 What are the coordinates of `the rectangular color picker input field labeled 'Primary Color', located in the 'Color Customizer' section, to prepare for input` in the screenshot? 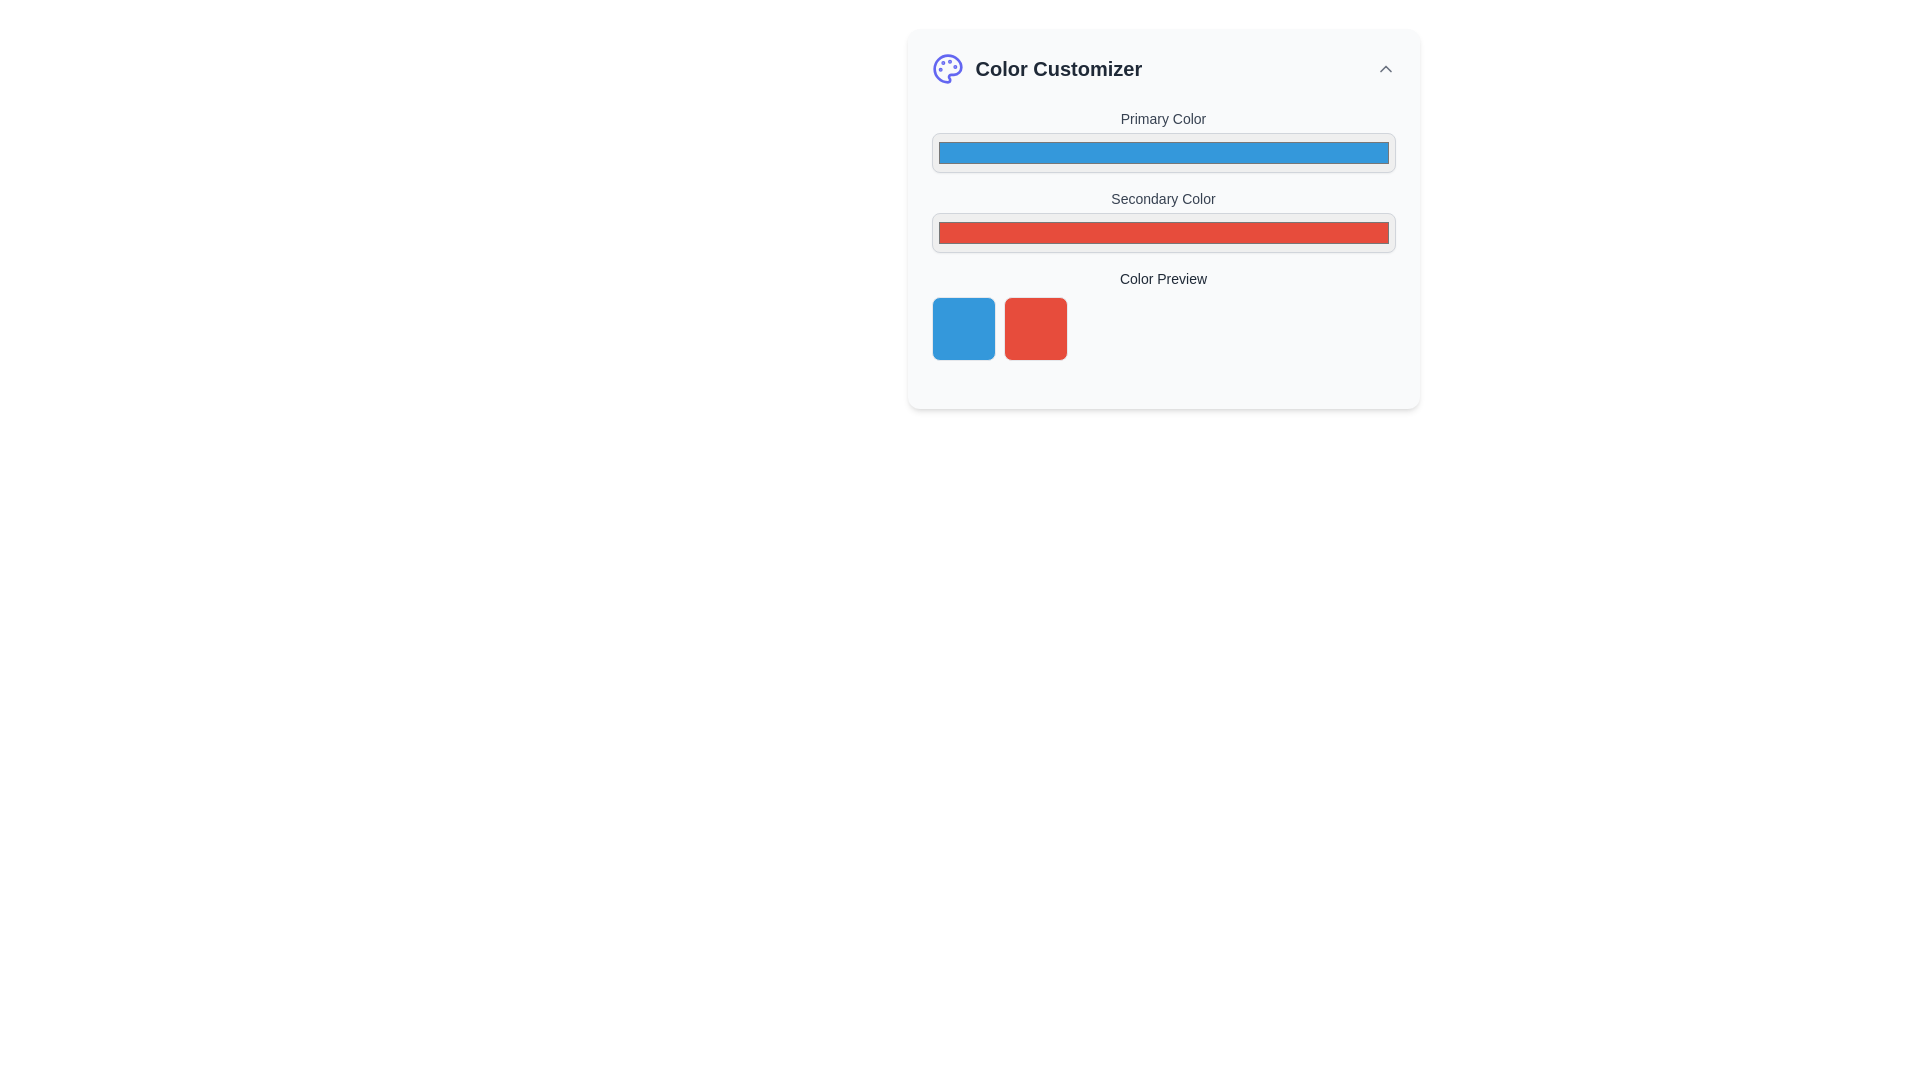 It's located at (1163, 140).